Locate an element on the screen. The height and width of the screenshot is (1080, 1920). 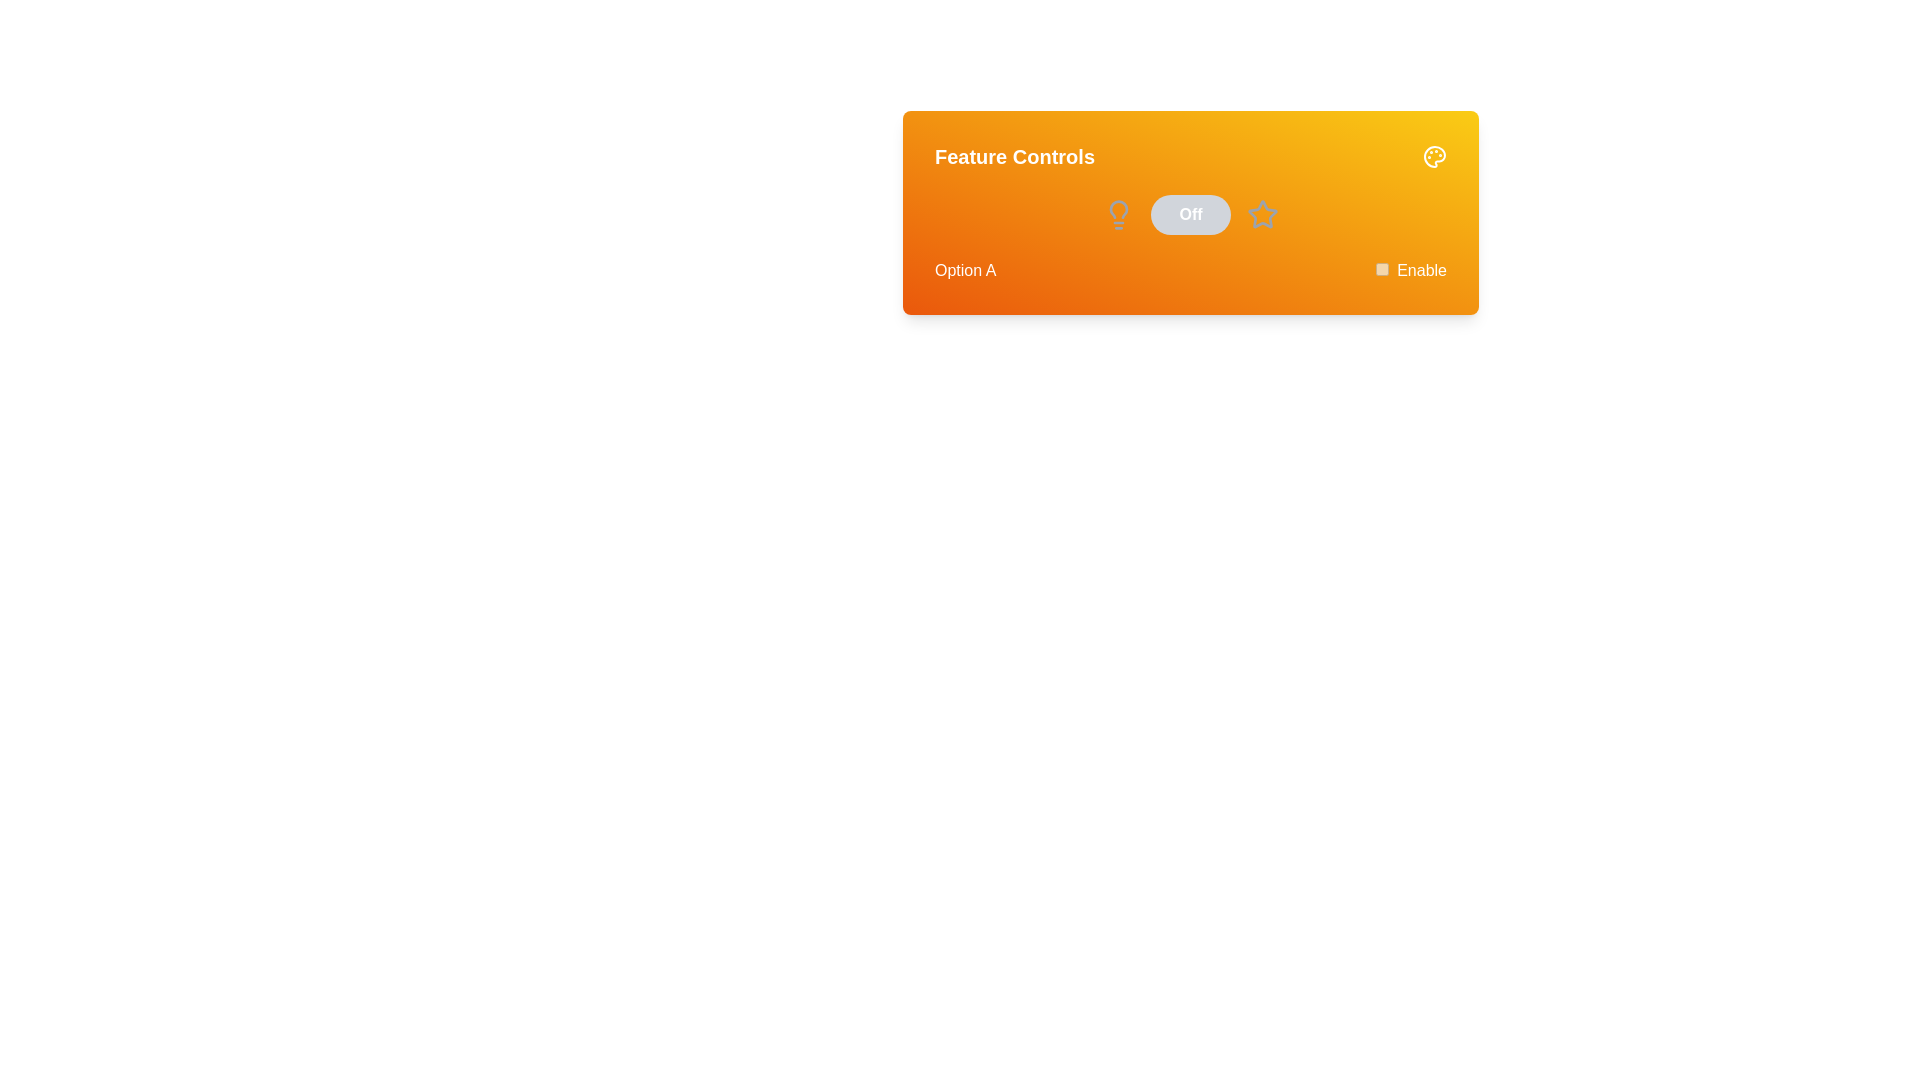
the central toggle button located between the lightbulb icon and the star icon within the orange box is located at coordinates (1190, 215).